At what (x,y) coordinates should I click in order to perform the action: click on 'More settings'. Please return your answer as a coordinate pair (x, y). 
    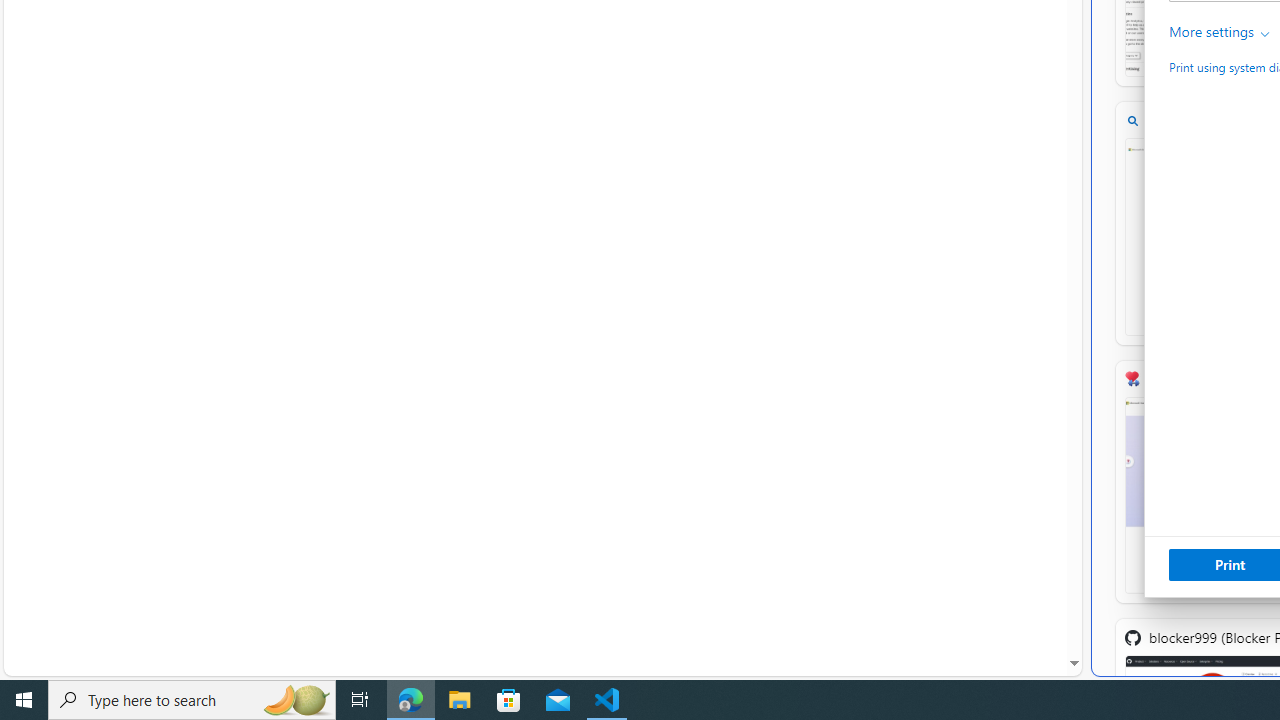
    Looking at the image, I should click on (1220, 32).